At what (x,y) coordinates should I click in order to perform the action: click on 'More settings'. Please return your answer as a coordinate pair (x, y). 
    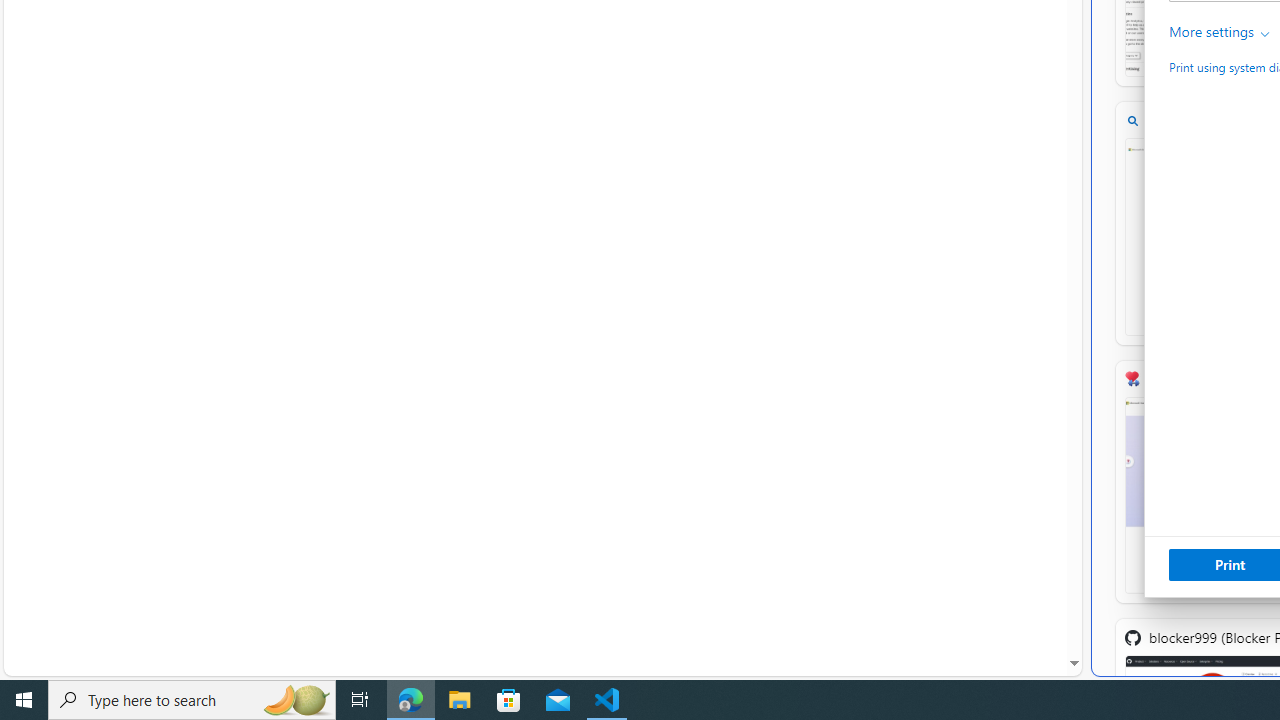
    Looking at the image, I should click on (1220, 32).